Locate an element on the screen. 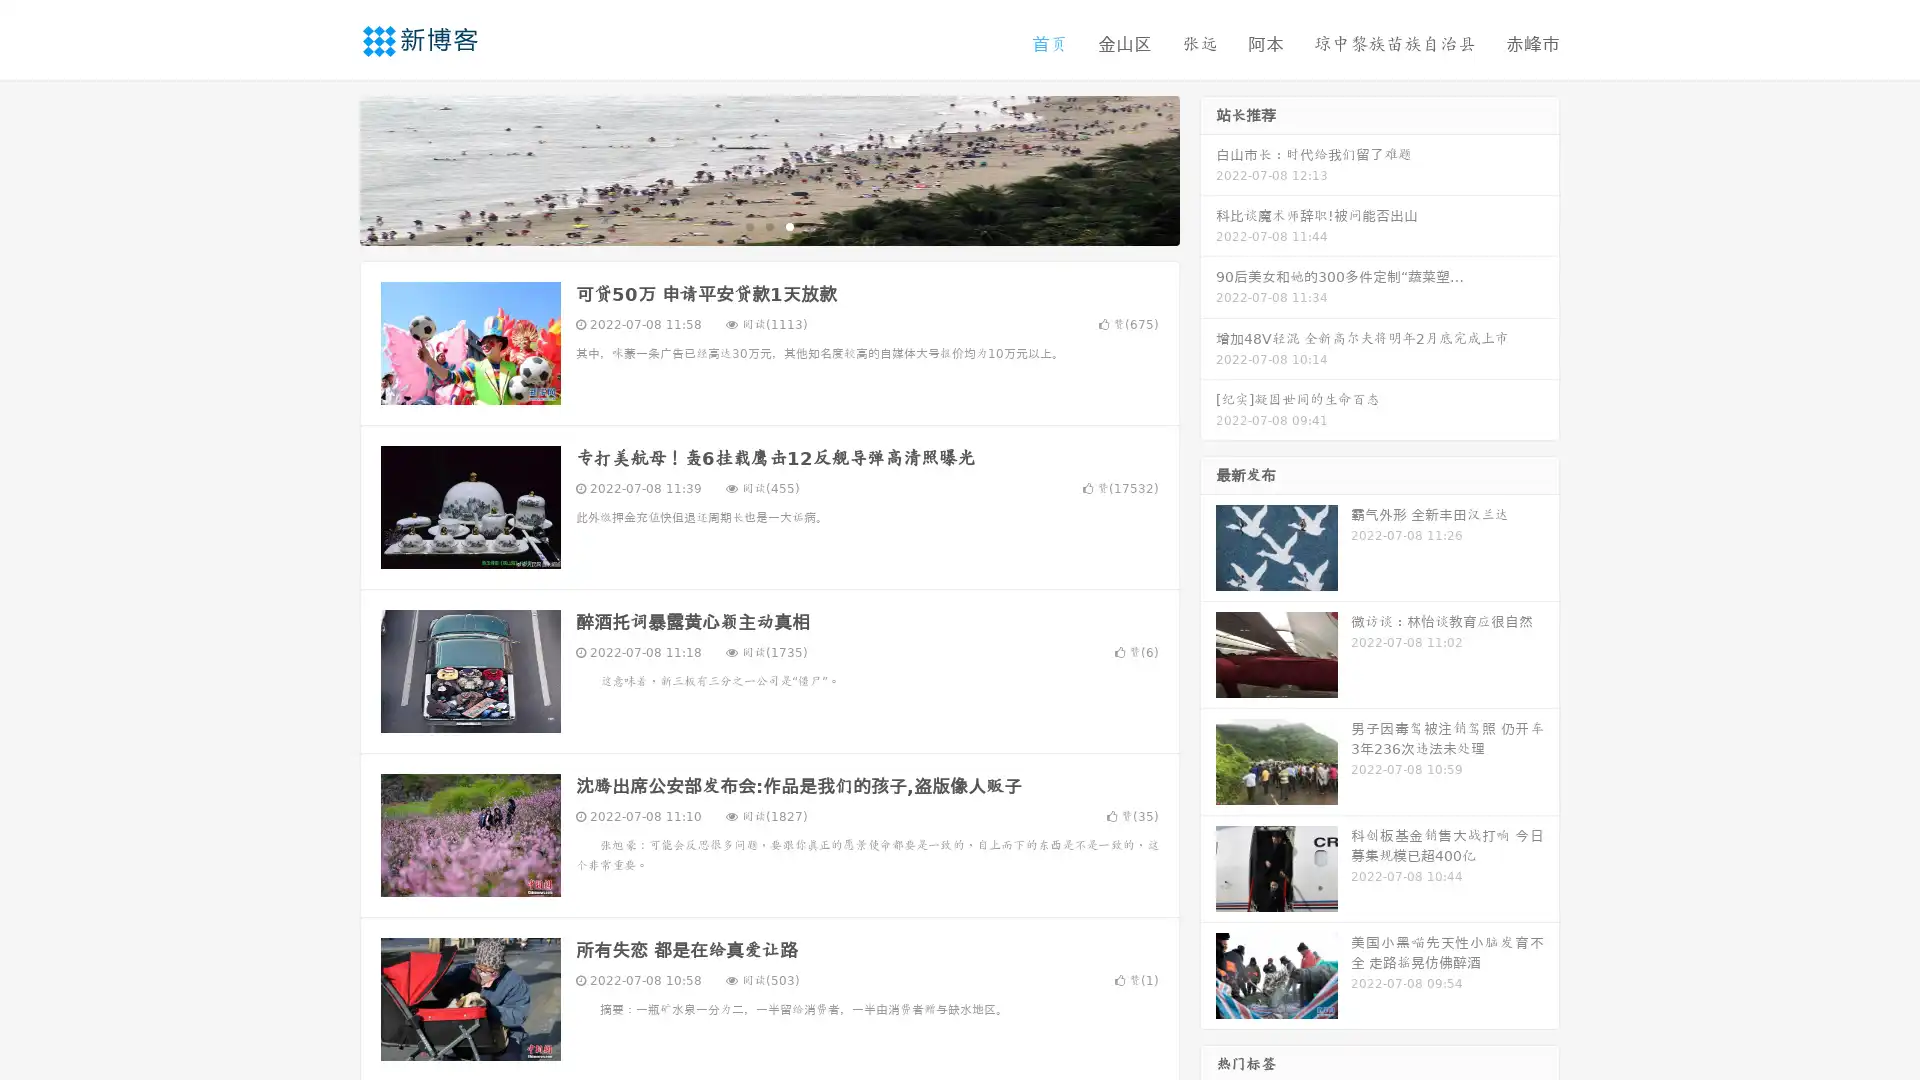  Go to slide 3 is located at coordinates (789, 225).